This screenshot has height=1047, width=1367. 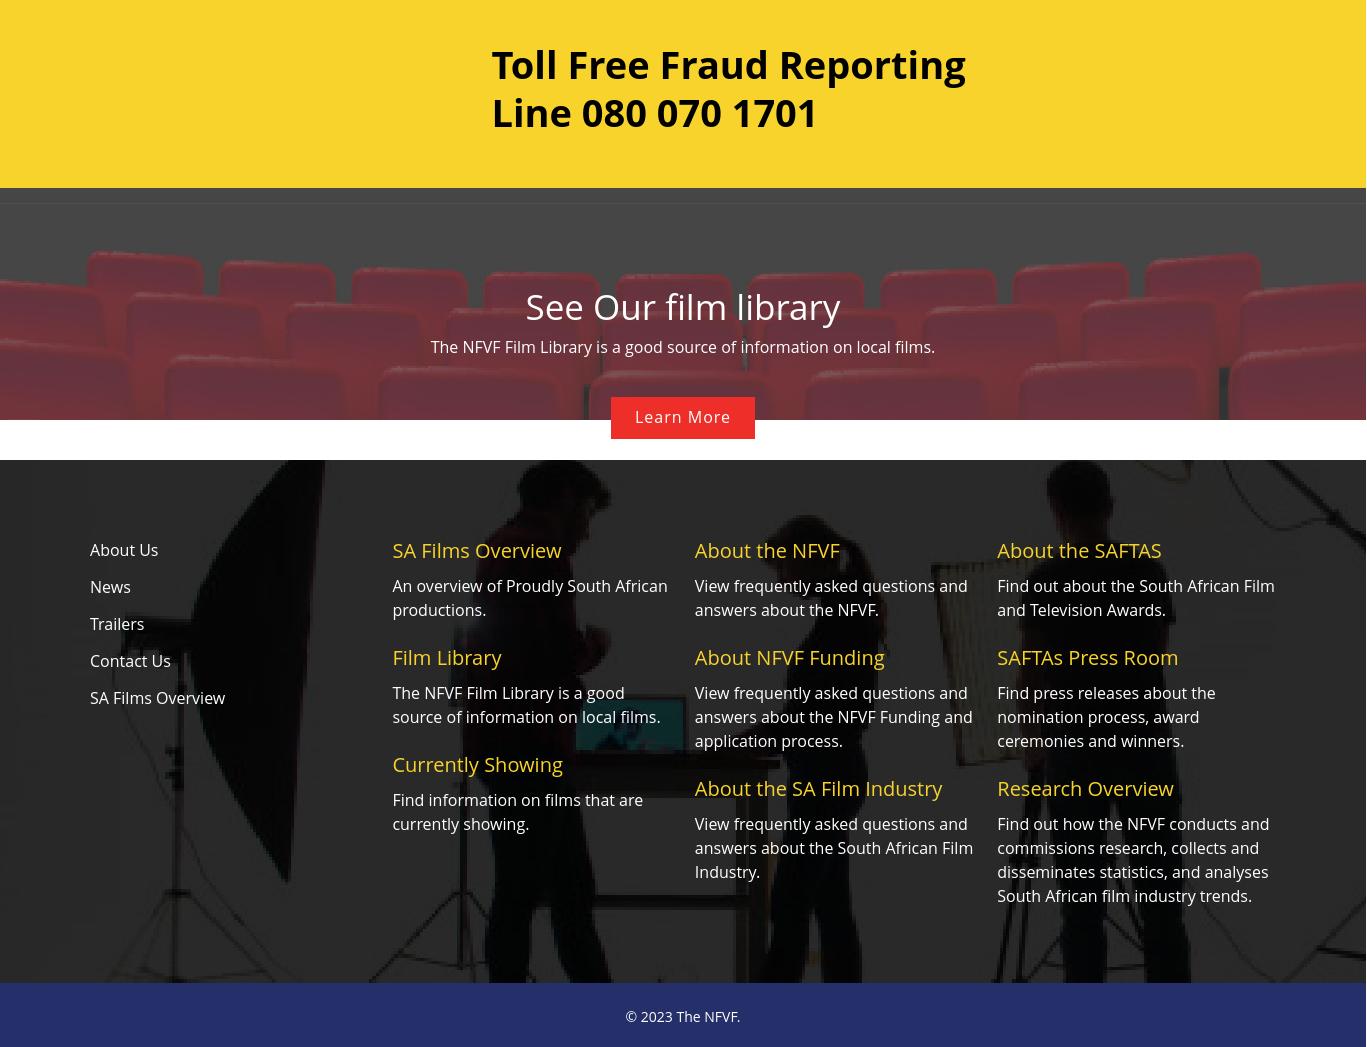 I want to click on '© 2023 The NFVF.', so click(x=682, y=1016).